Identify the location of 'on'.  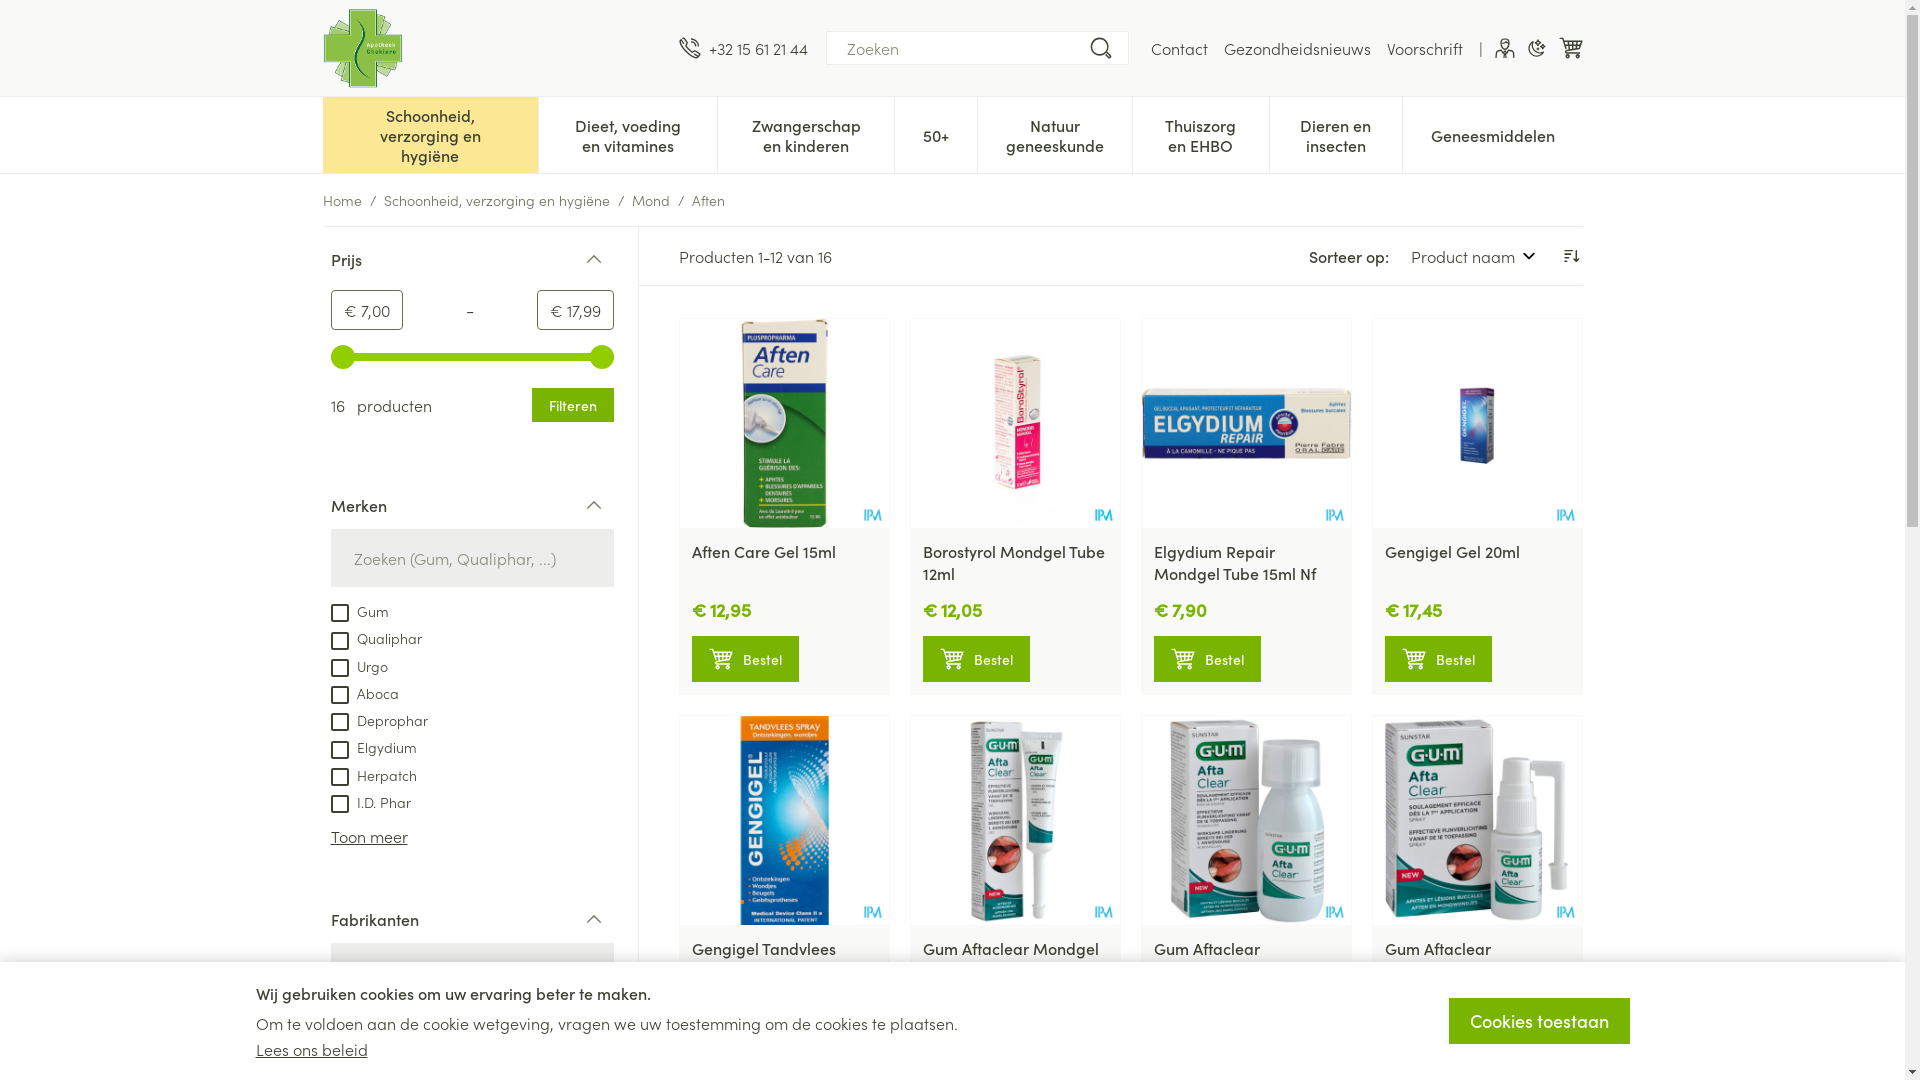
(330, 667).